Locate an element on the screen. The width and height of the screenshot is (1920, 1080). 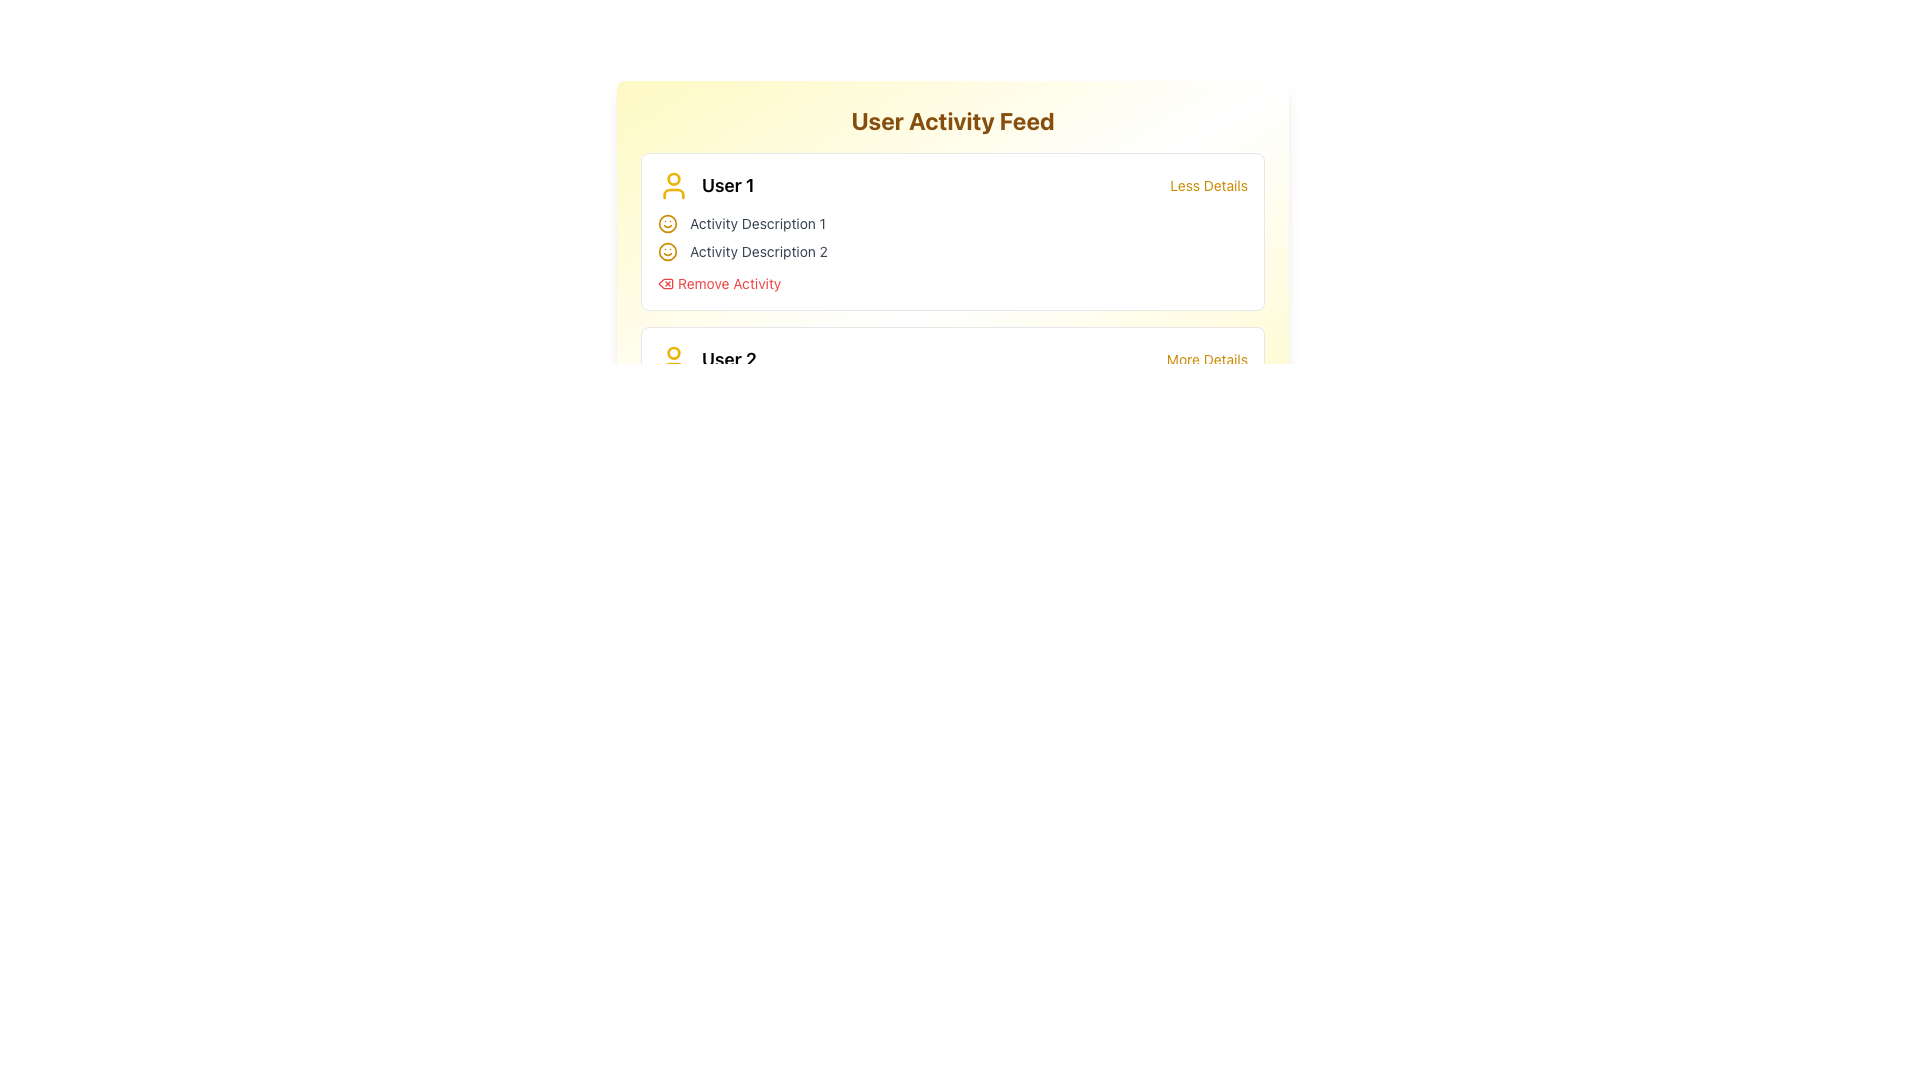
the small, square-shaped red trash can icon located to the left of the 'Remove Activity' text, part of the clickable link group under 'User 1' is located at coordinates (666, 284).